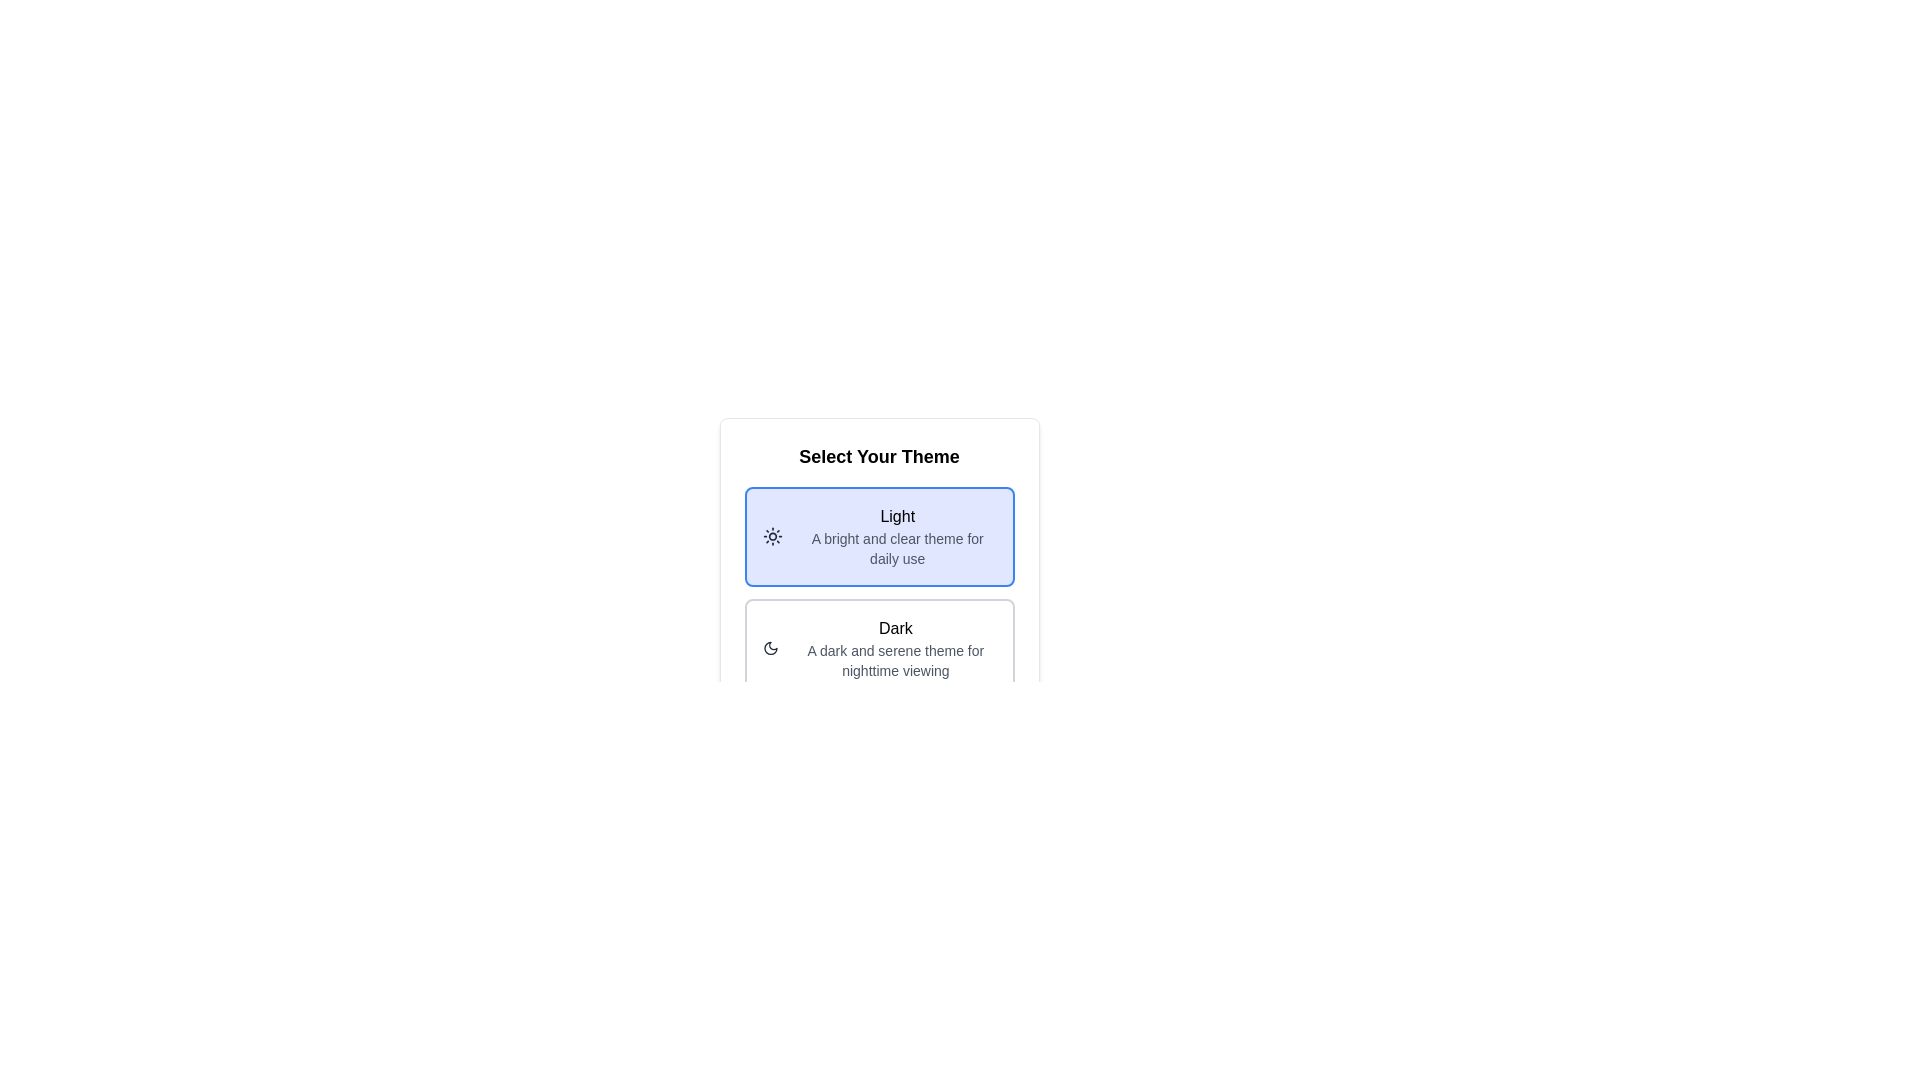 Image resolution: width=1920 pixels, height=1080 pixels. I want to click on the header text that indicates the theme selection section, which is centrally positioned at the top of the enclosing card, so click(879, 456).